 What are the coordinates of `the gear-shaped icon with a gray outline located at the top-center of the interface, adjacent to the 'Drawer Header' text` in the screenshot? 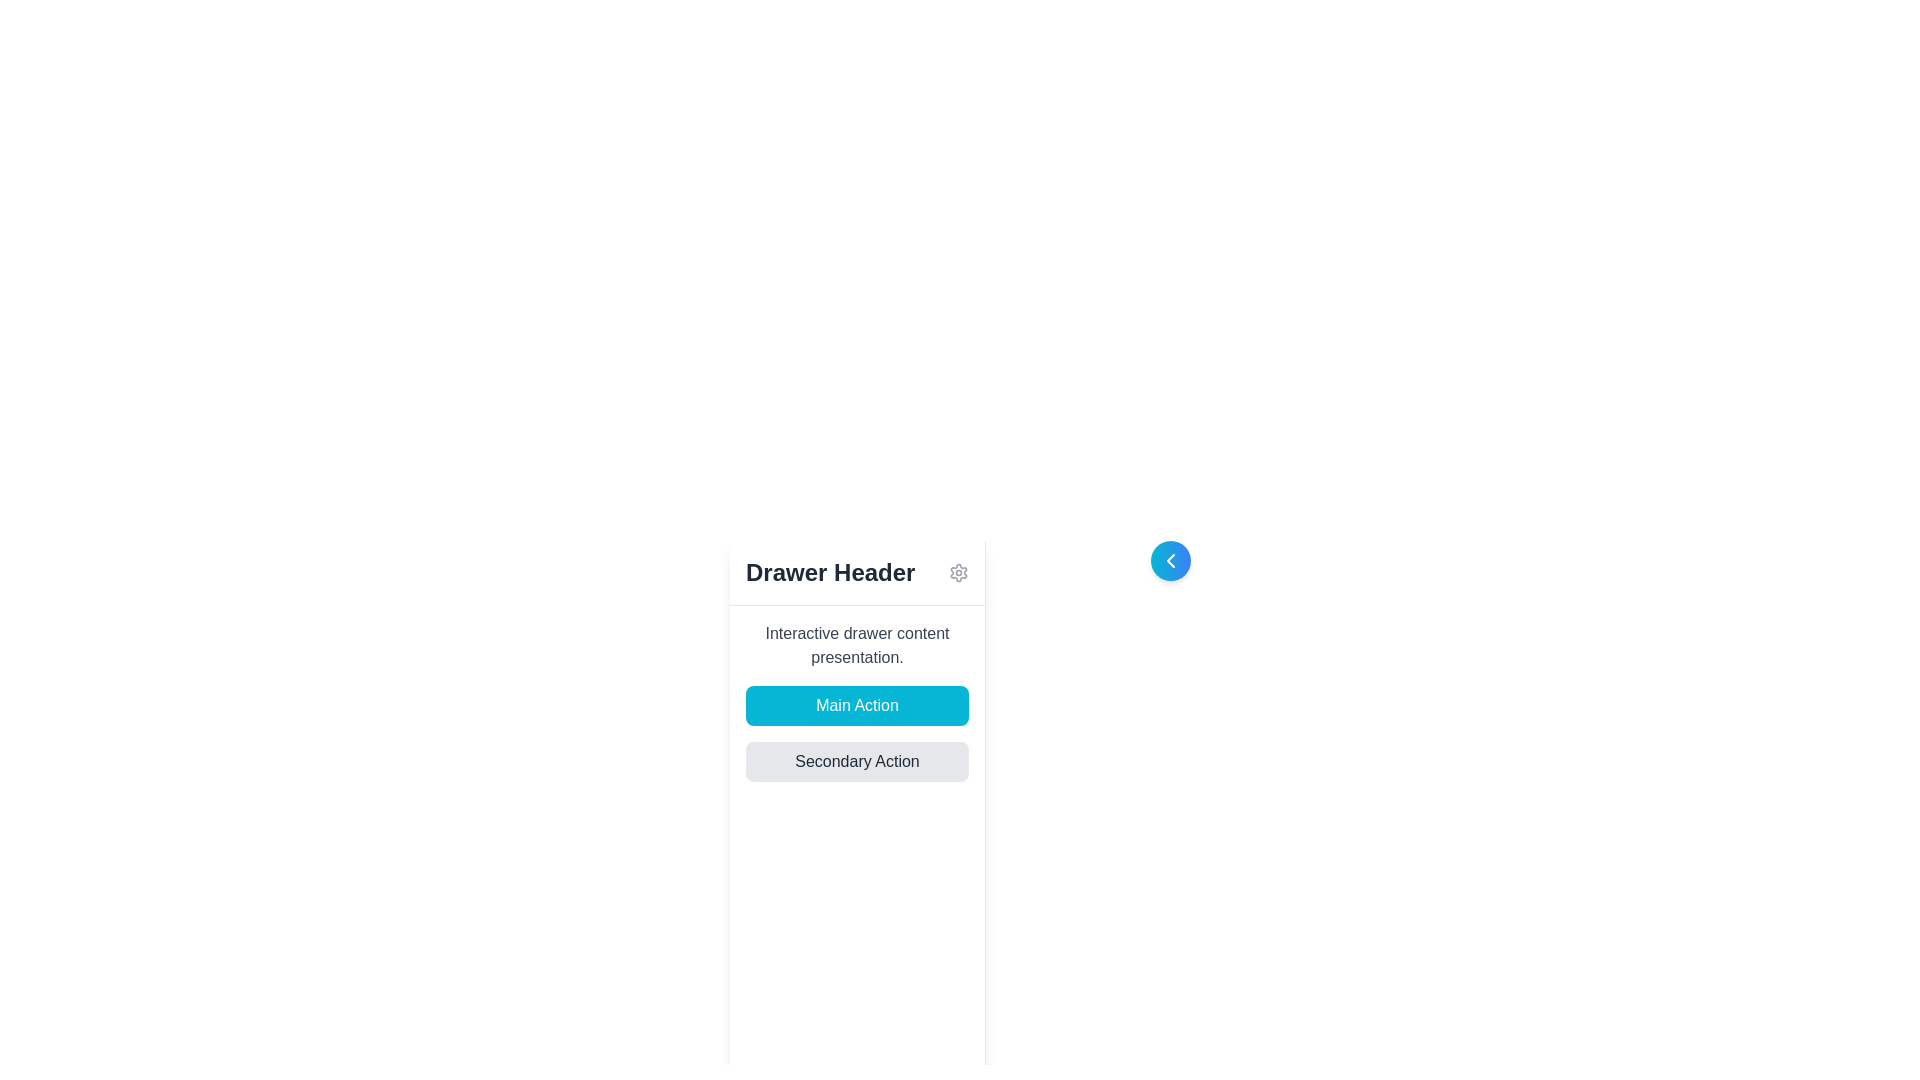 It's located at (958, 573).